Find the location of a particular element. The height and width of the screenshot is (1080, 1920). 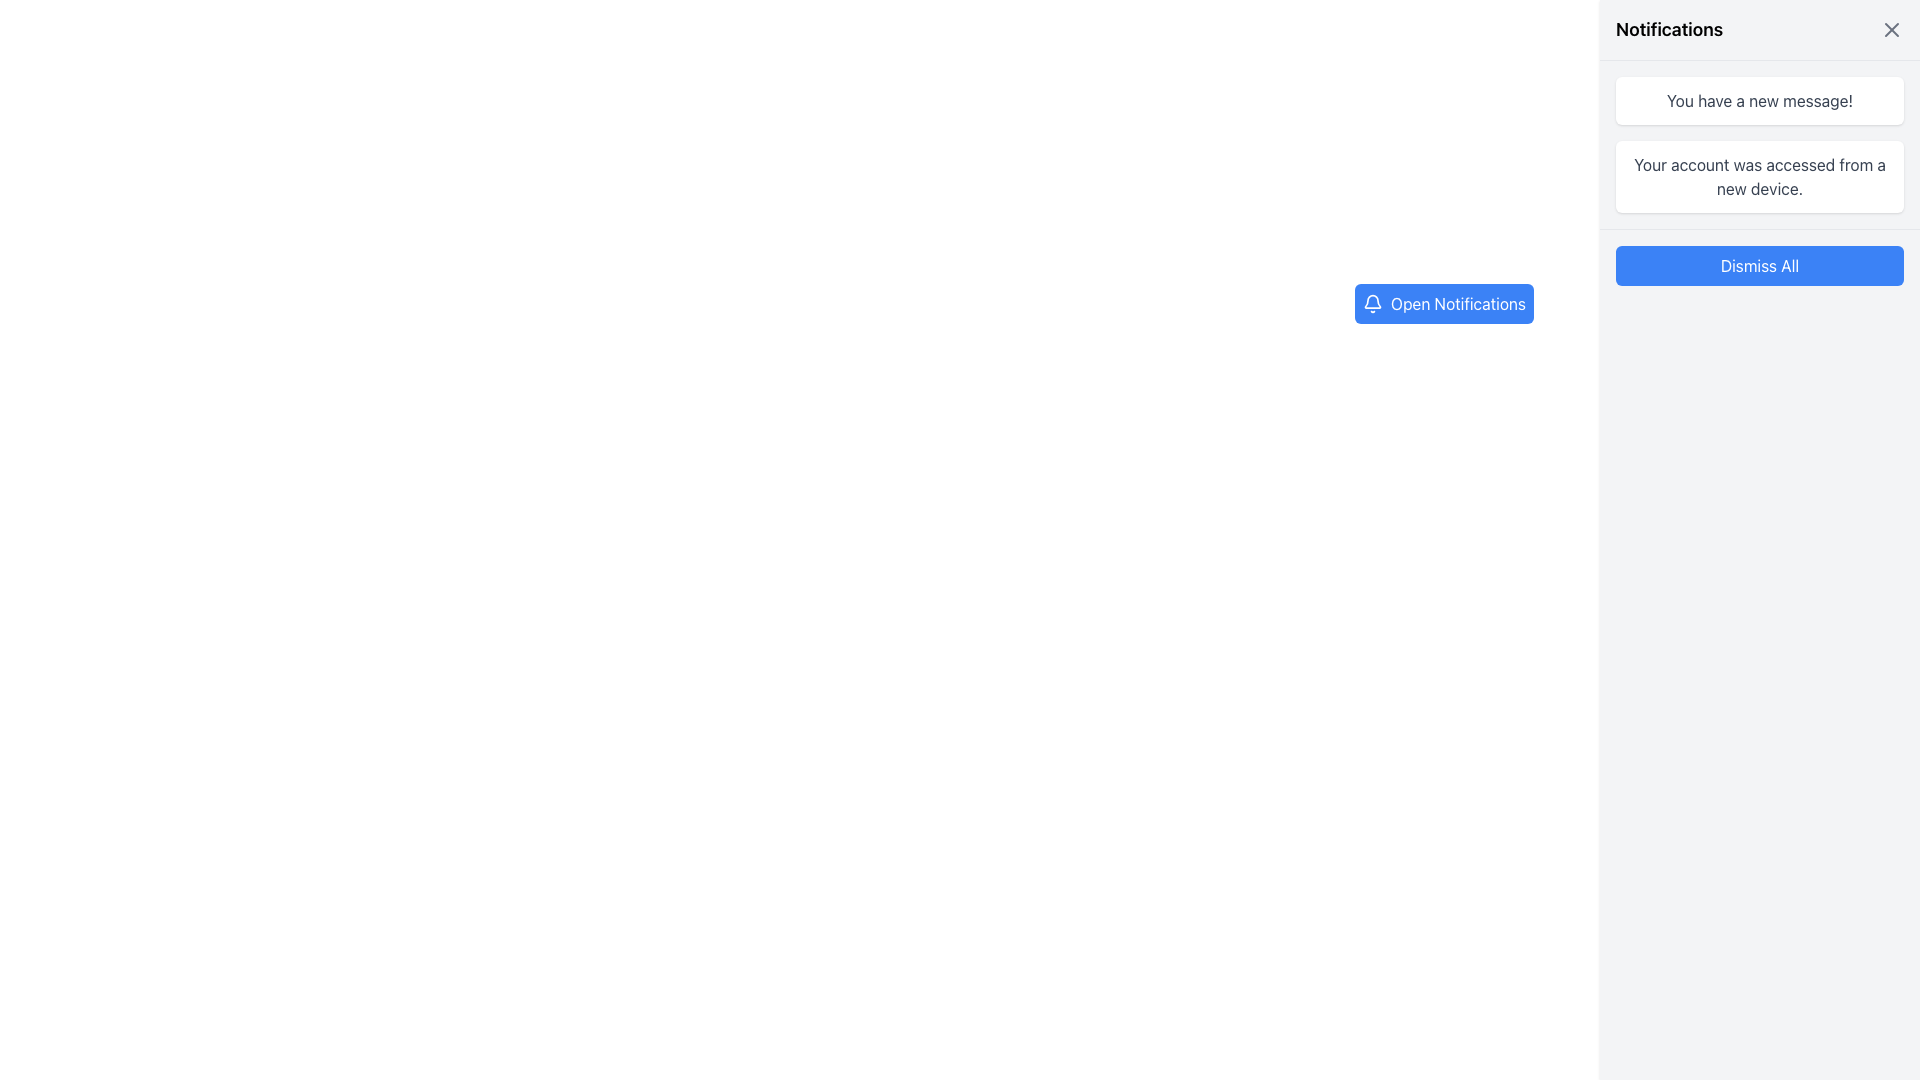

text snippet saying 'You have a new message!' located in the top-right section of the Notifications panel, which is part of the first notification card in the list is located at coordinates (1760, 100).